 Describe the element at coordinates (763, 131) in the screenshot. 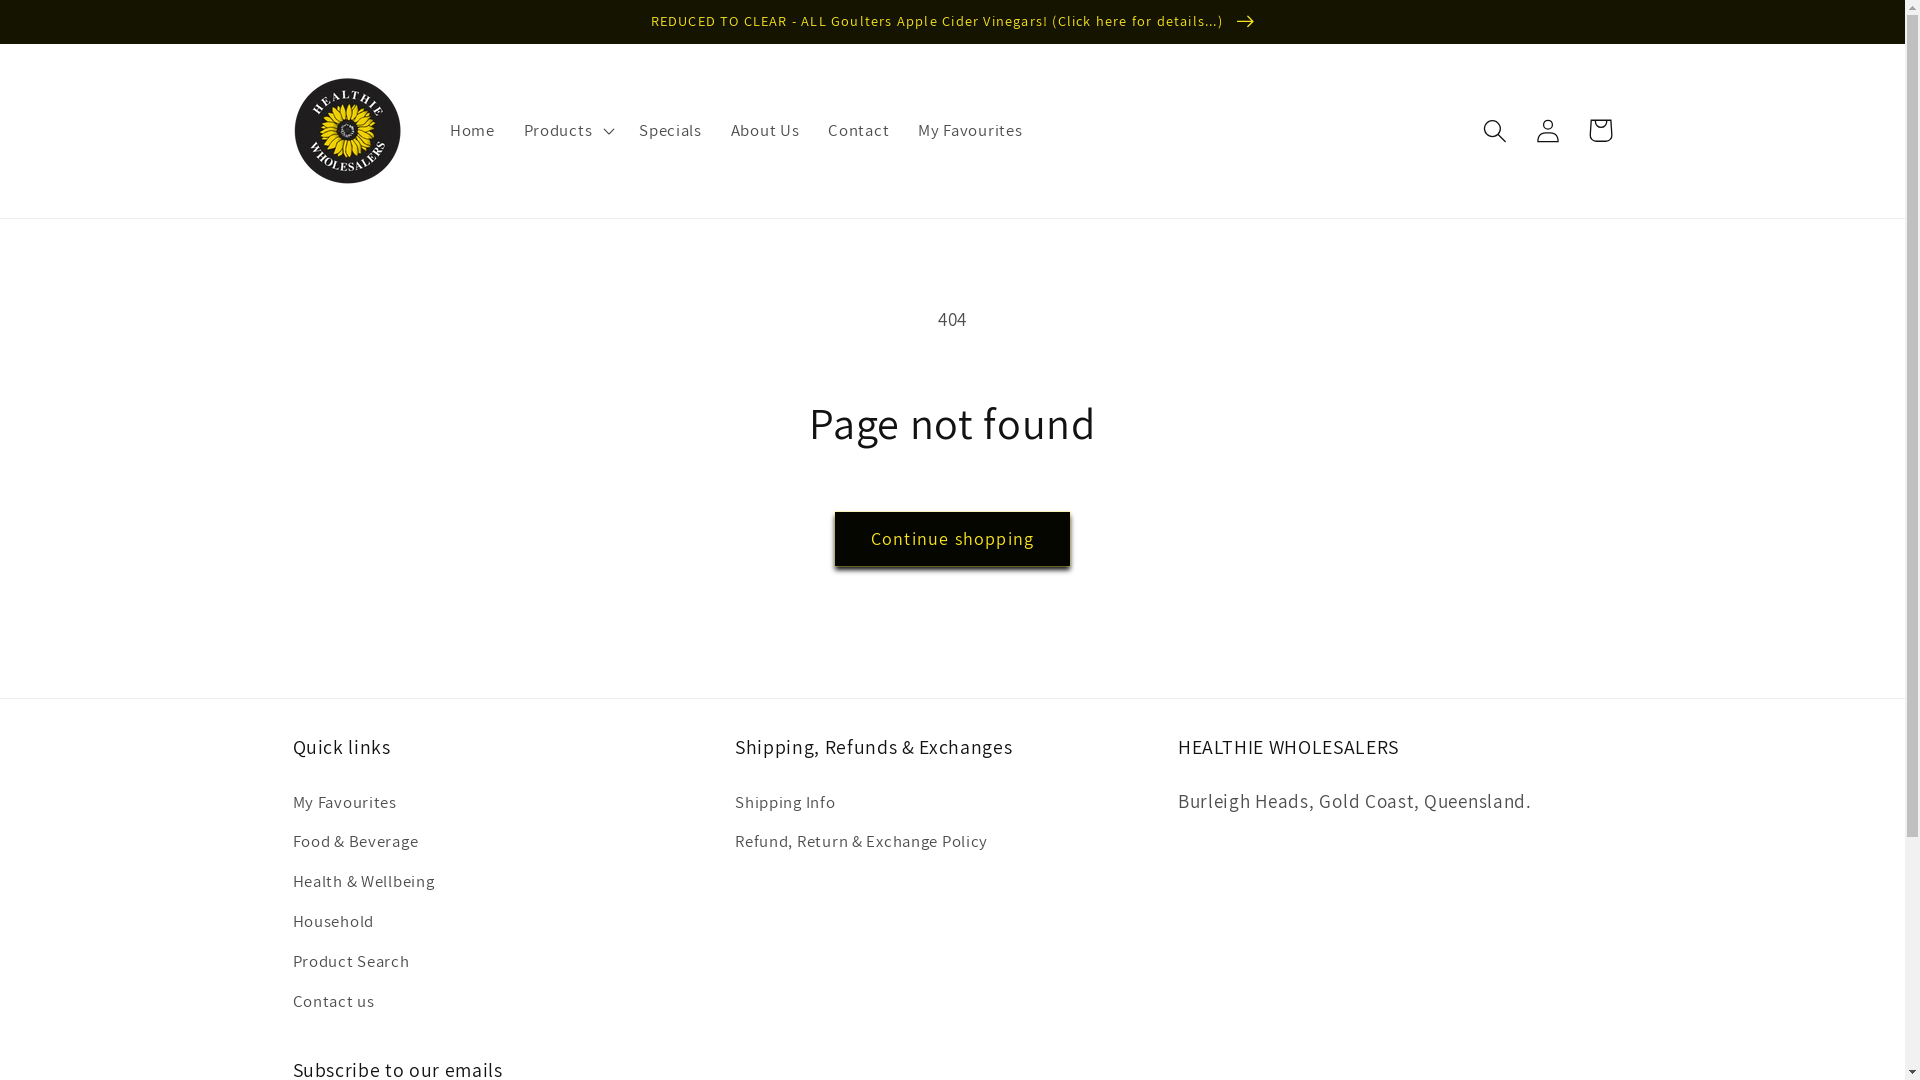

I see `'About Us'` at that location.